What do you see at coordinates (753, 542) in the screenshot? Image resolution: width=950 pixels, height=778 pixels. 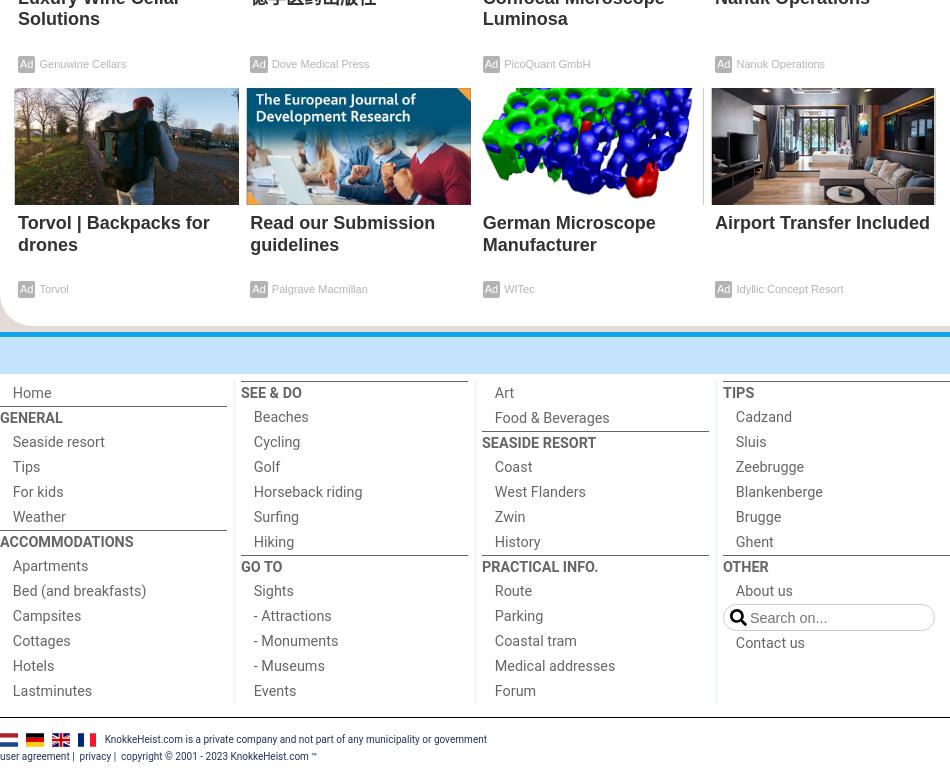 I see `'Ghent'` at bounding box center [753, 542].